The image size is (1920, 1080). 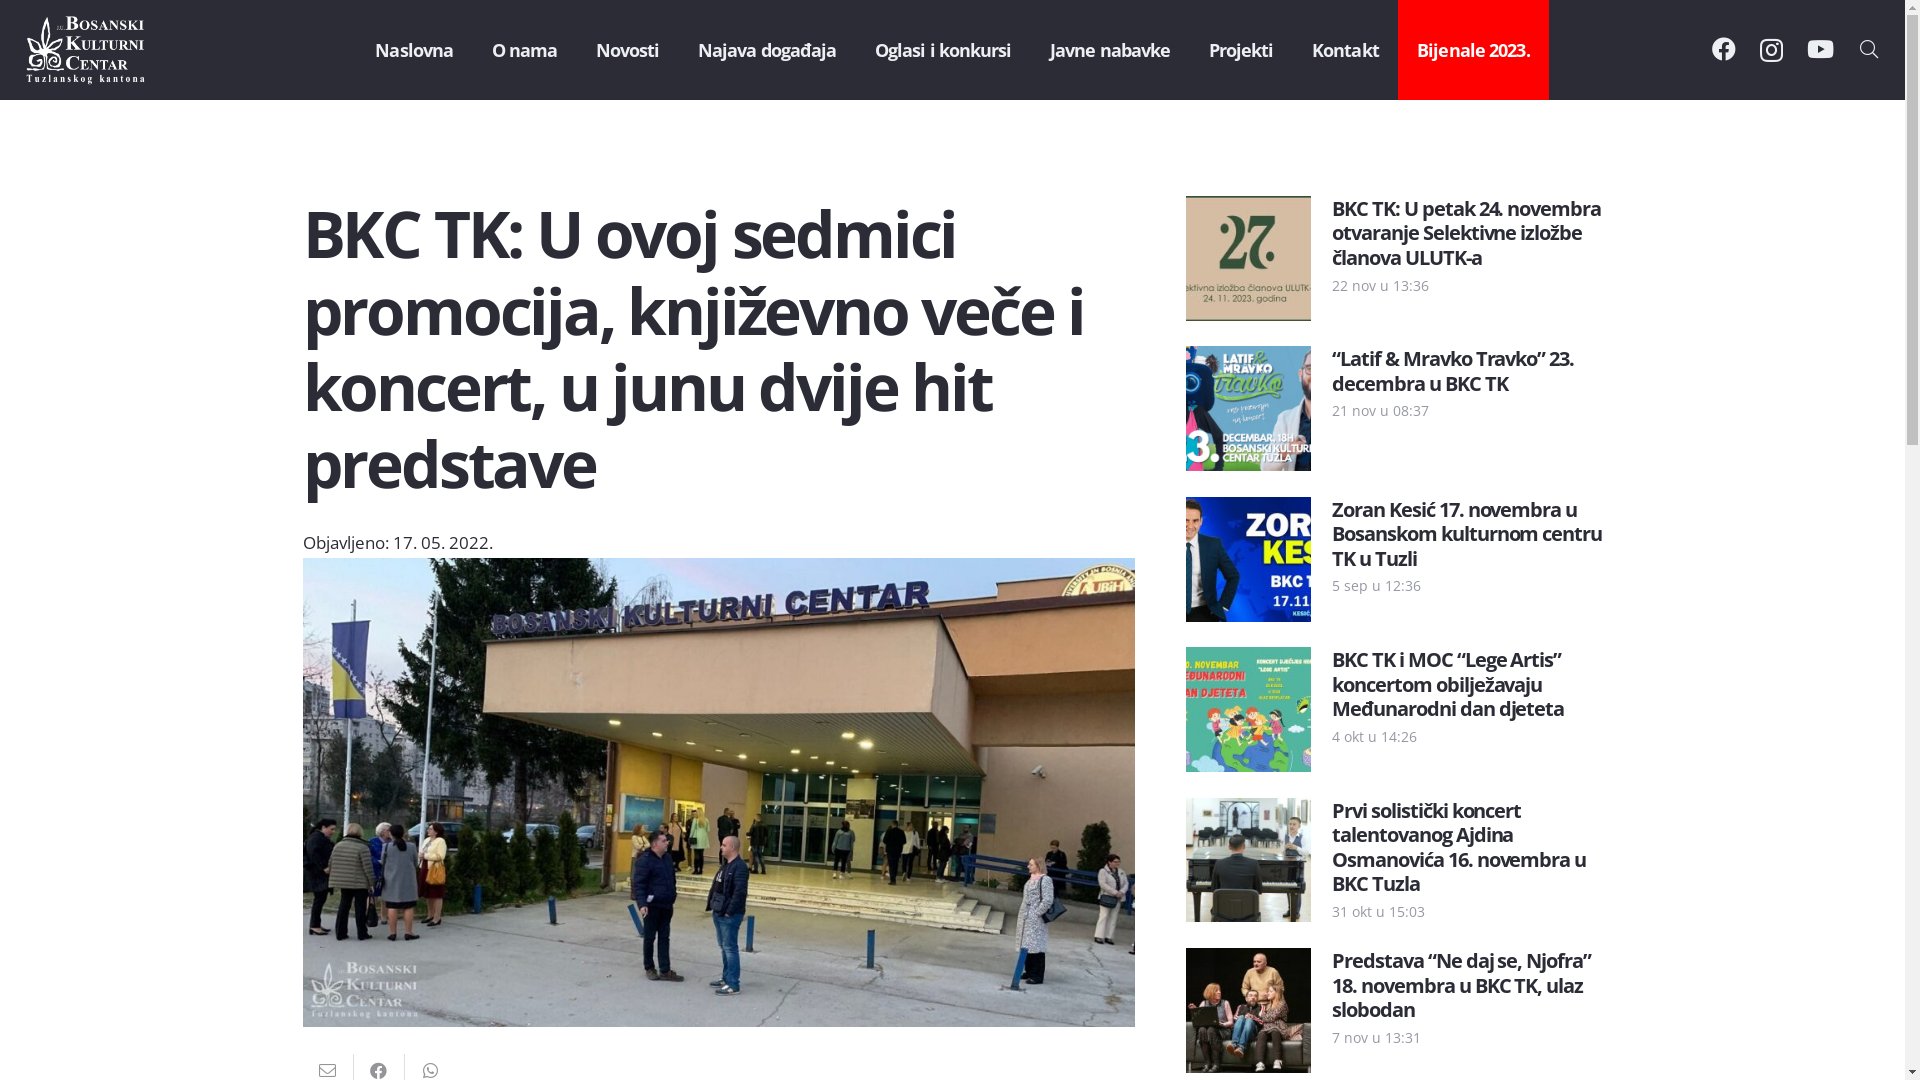 What do you see at coordinates (1806, 48) in the screenshot?
I see `'YouTube'` at bounding box center [1806, 48].